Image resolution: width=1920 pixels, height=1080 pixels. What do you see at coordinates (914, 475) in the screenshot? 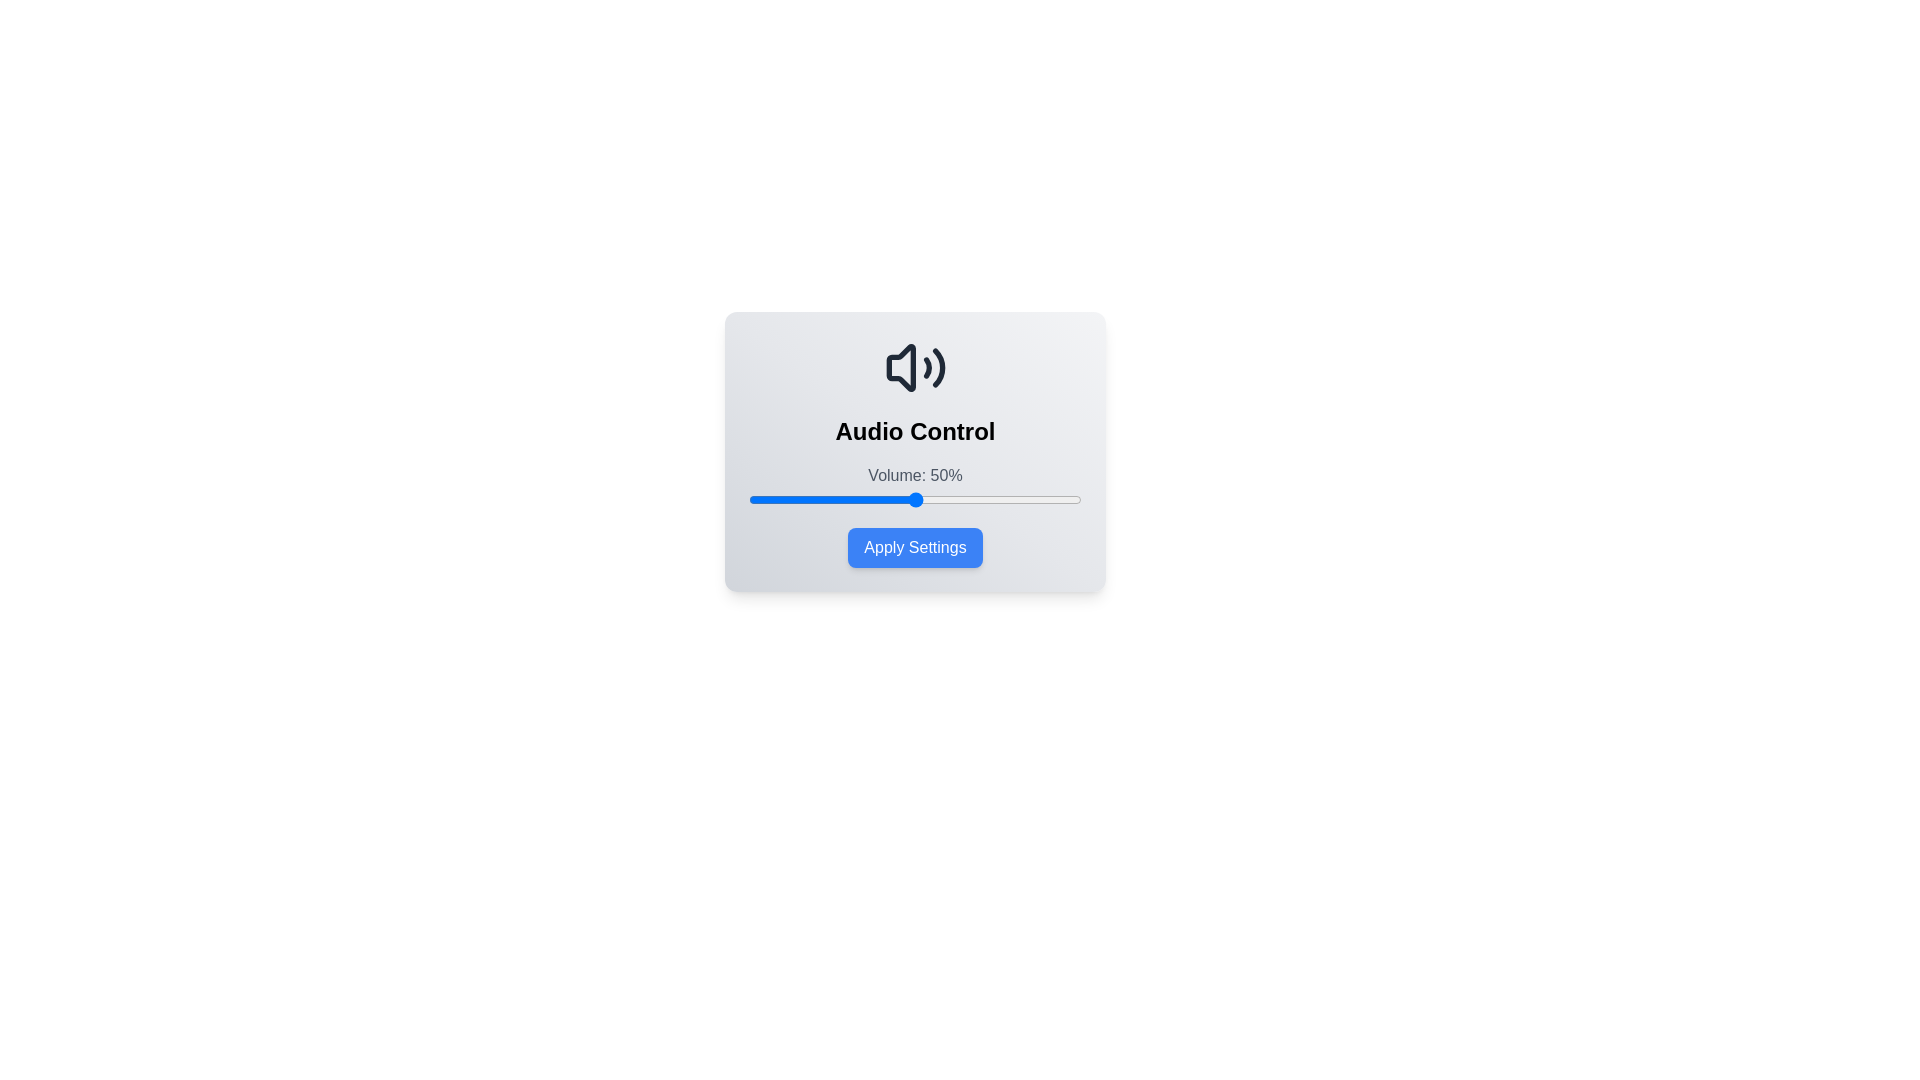
I see `the static text label displaying the current volume level at '50%', which is located beneath the 'Audio Control' header and above the progress slider bar` at bounding box center [914, 475].